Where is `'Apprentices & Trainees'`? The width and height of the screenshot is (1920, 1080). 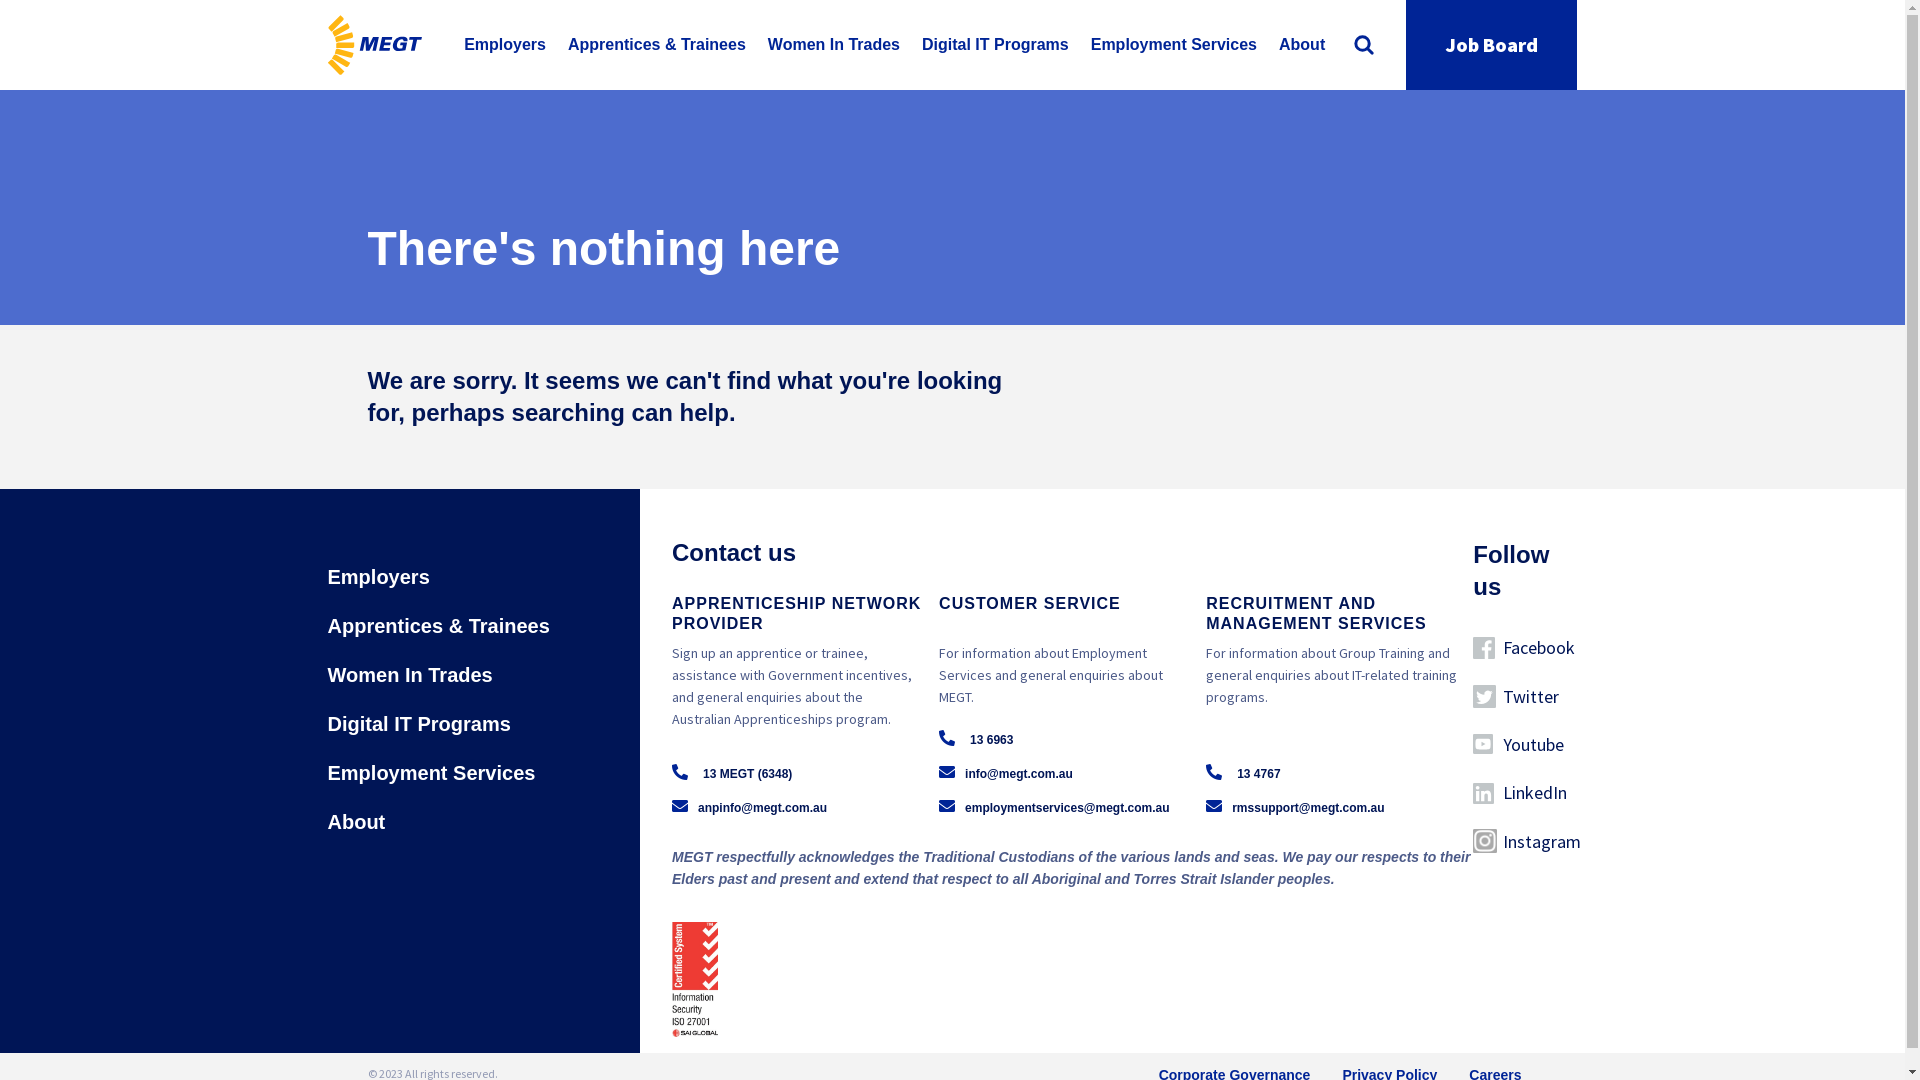 'Apprentices & Trainees' is located at coordinates (327, 624).